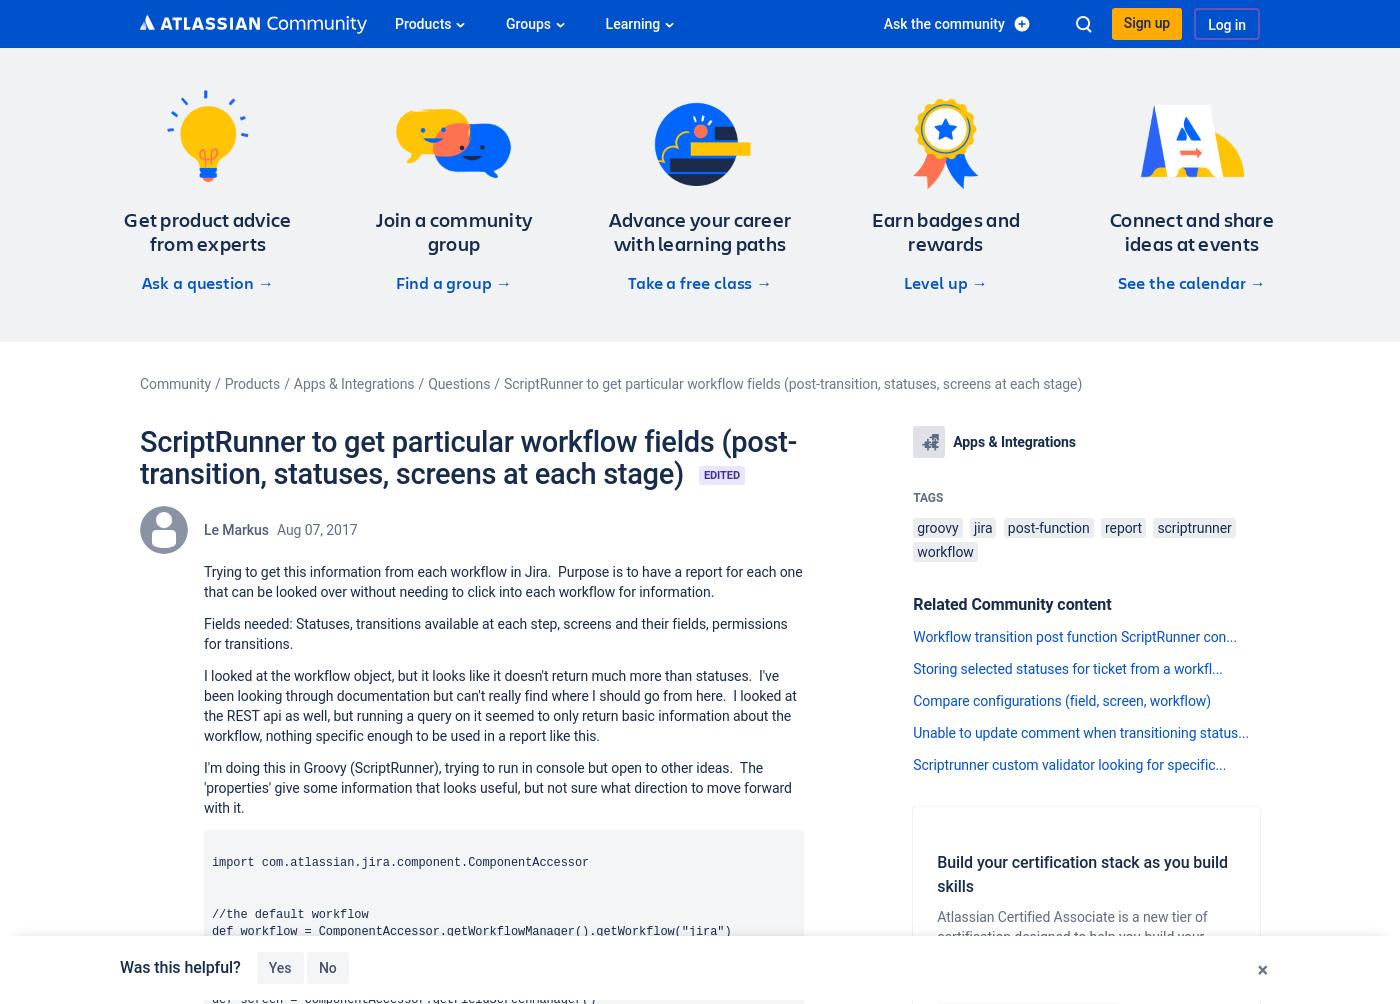  What do you see at coordinates (927, 496) in the screenshot?
I see `'TAGS'` at bounding box center [927, 496].